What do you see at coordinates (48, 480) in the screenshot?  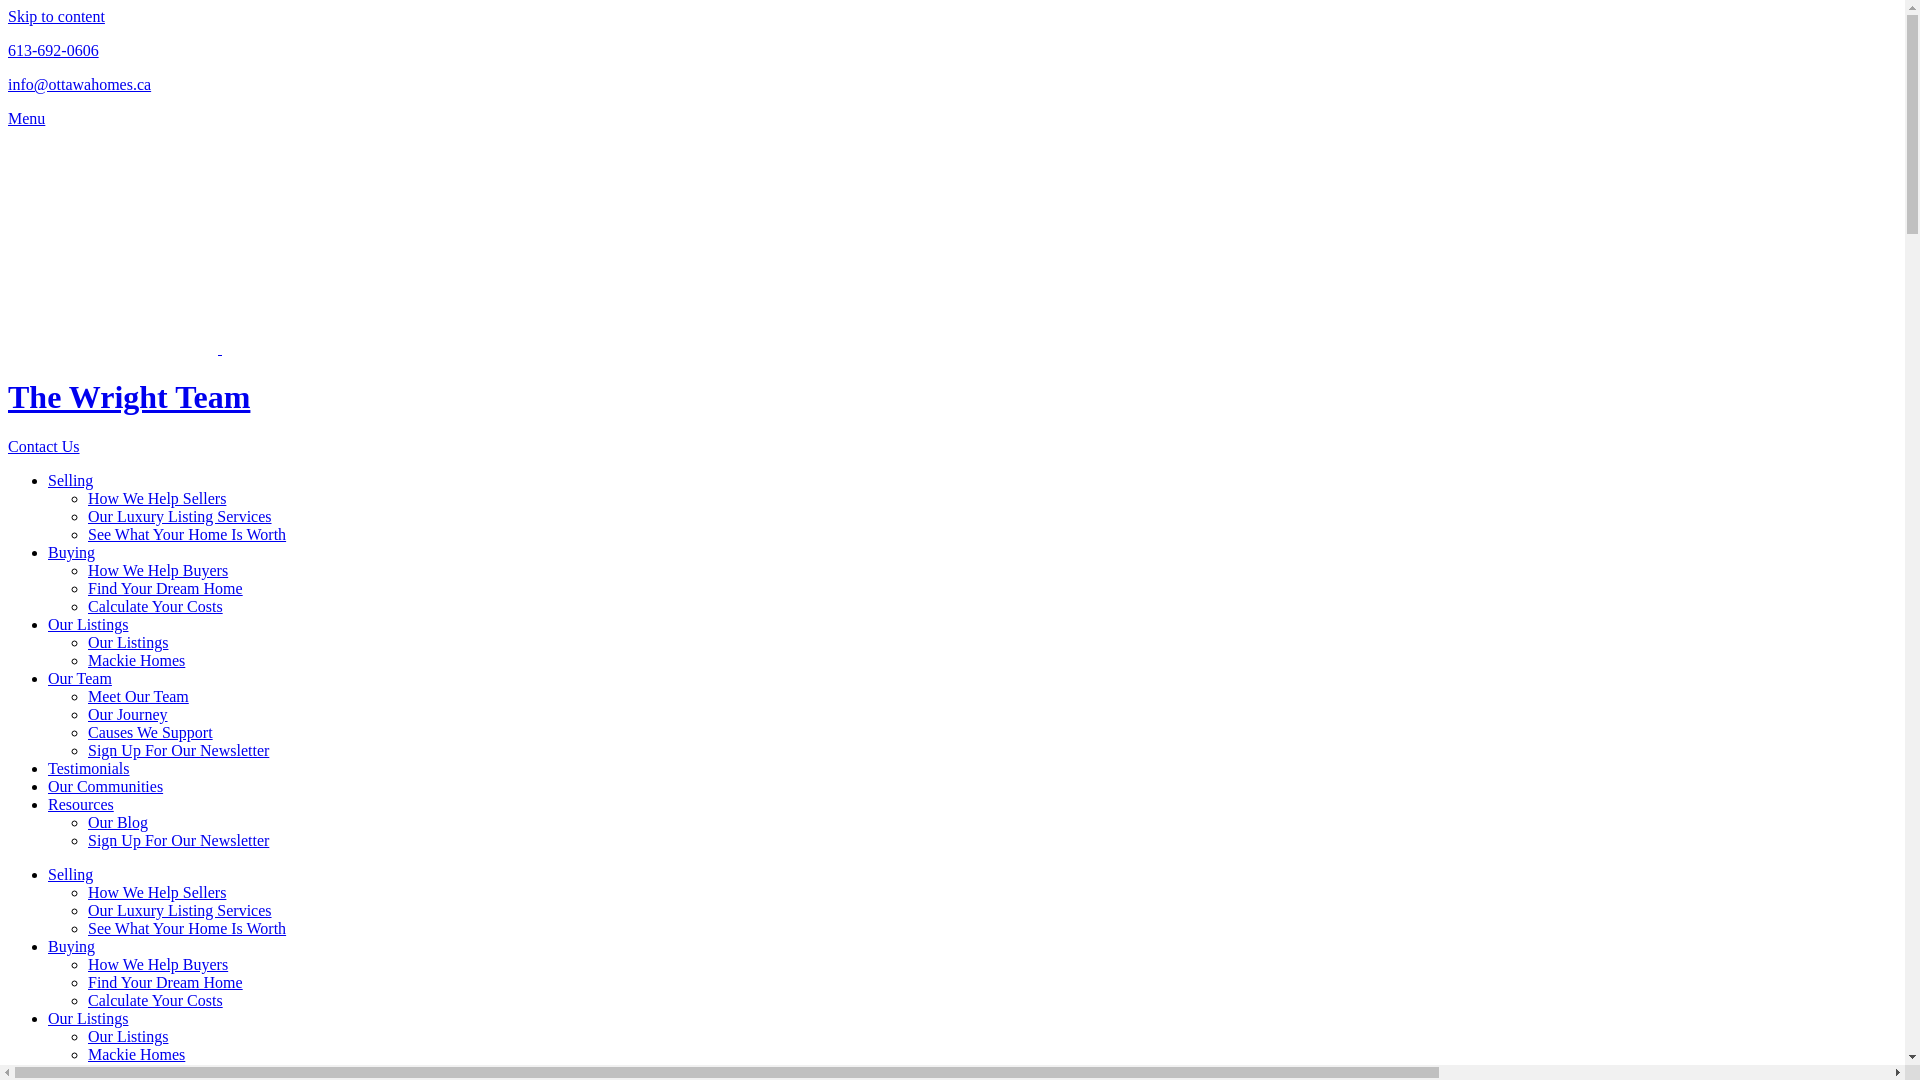 I see `'Selling'` at bounding box center [48, 480].